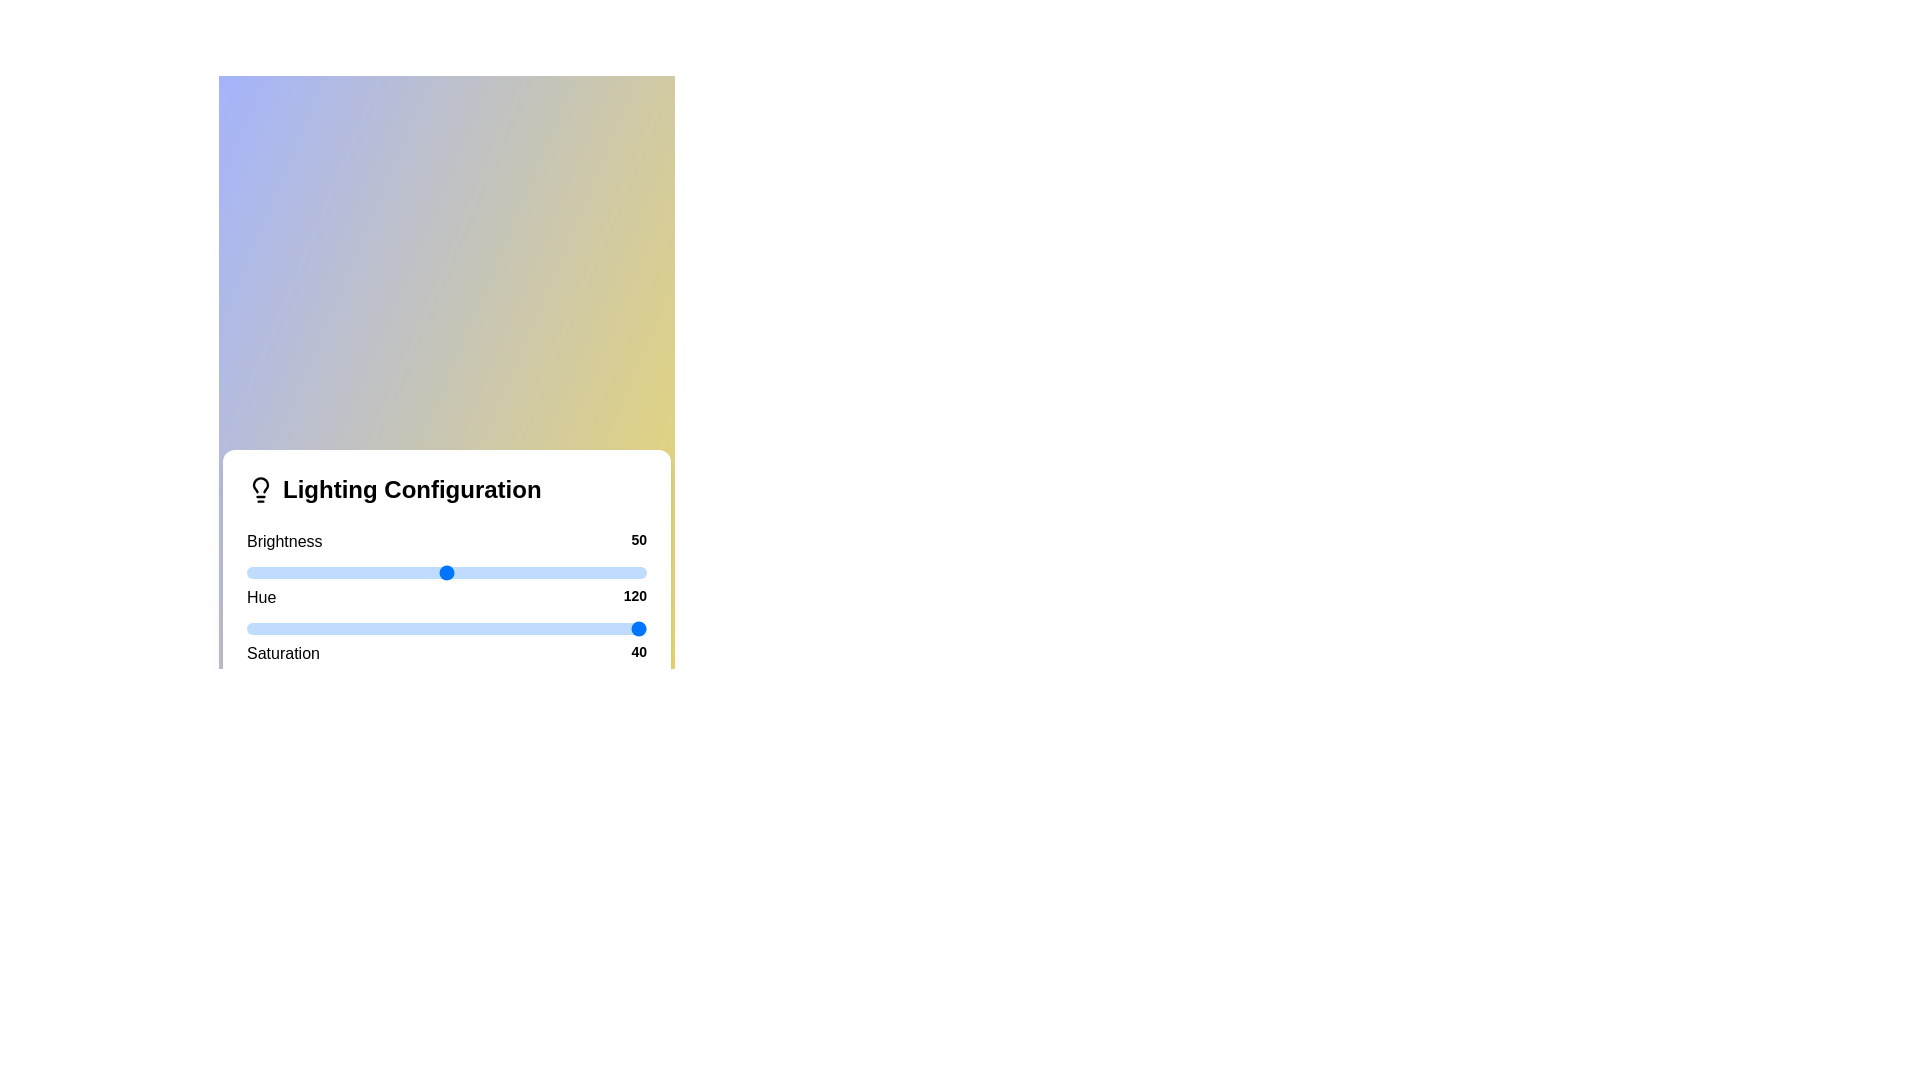  What do you see at coordinates (434, 573) in the screenshot?
I see `the brightness slider to 47 percent` at bounding box center [434, 573].